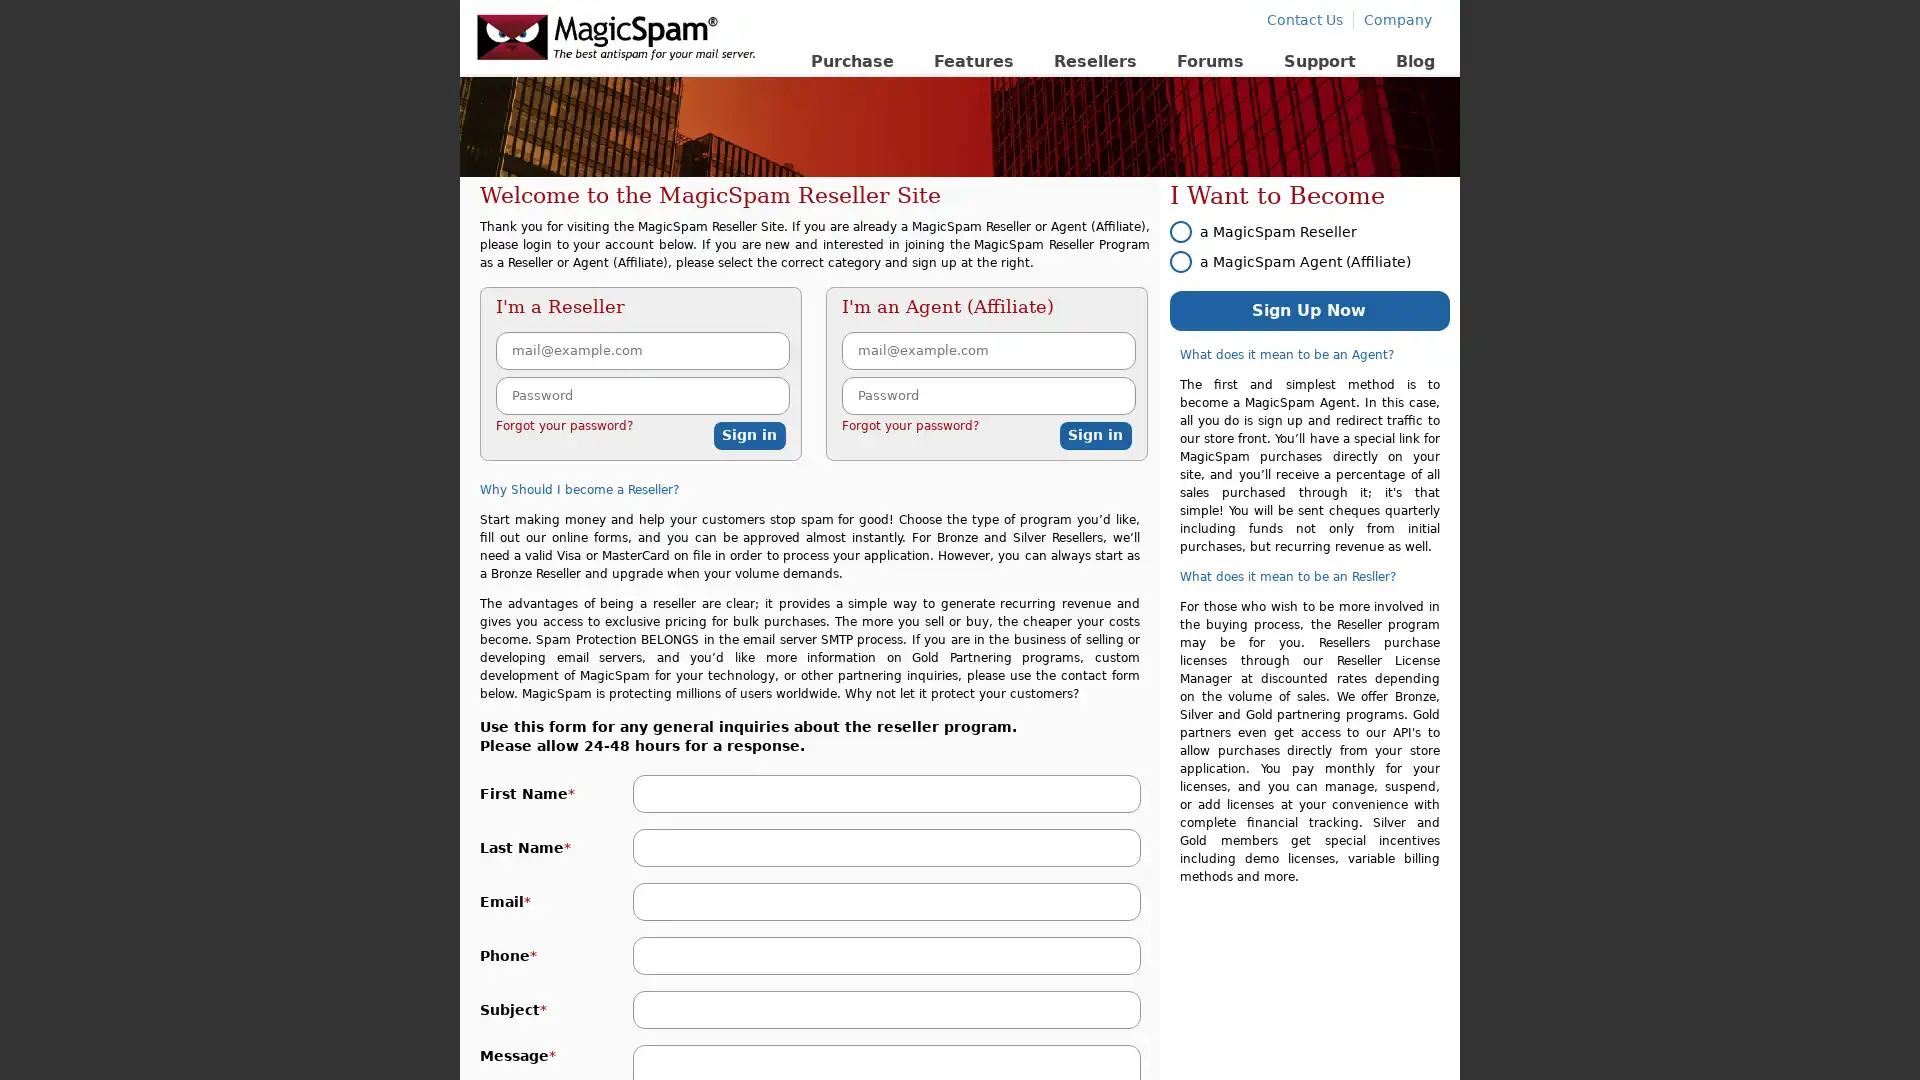 The width and height of the screenshot is (1920, 1080). Describe the element at coordinates (747, 434) in the screenshot. I see `Sign in` at that location.